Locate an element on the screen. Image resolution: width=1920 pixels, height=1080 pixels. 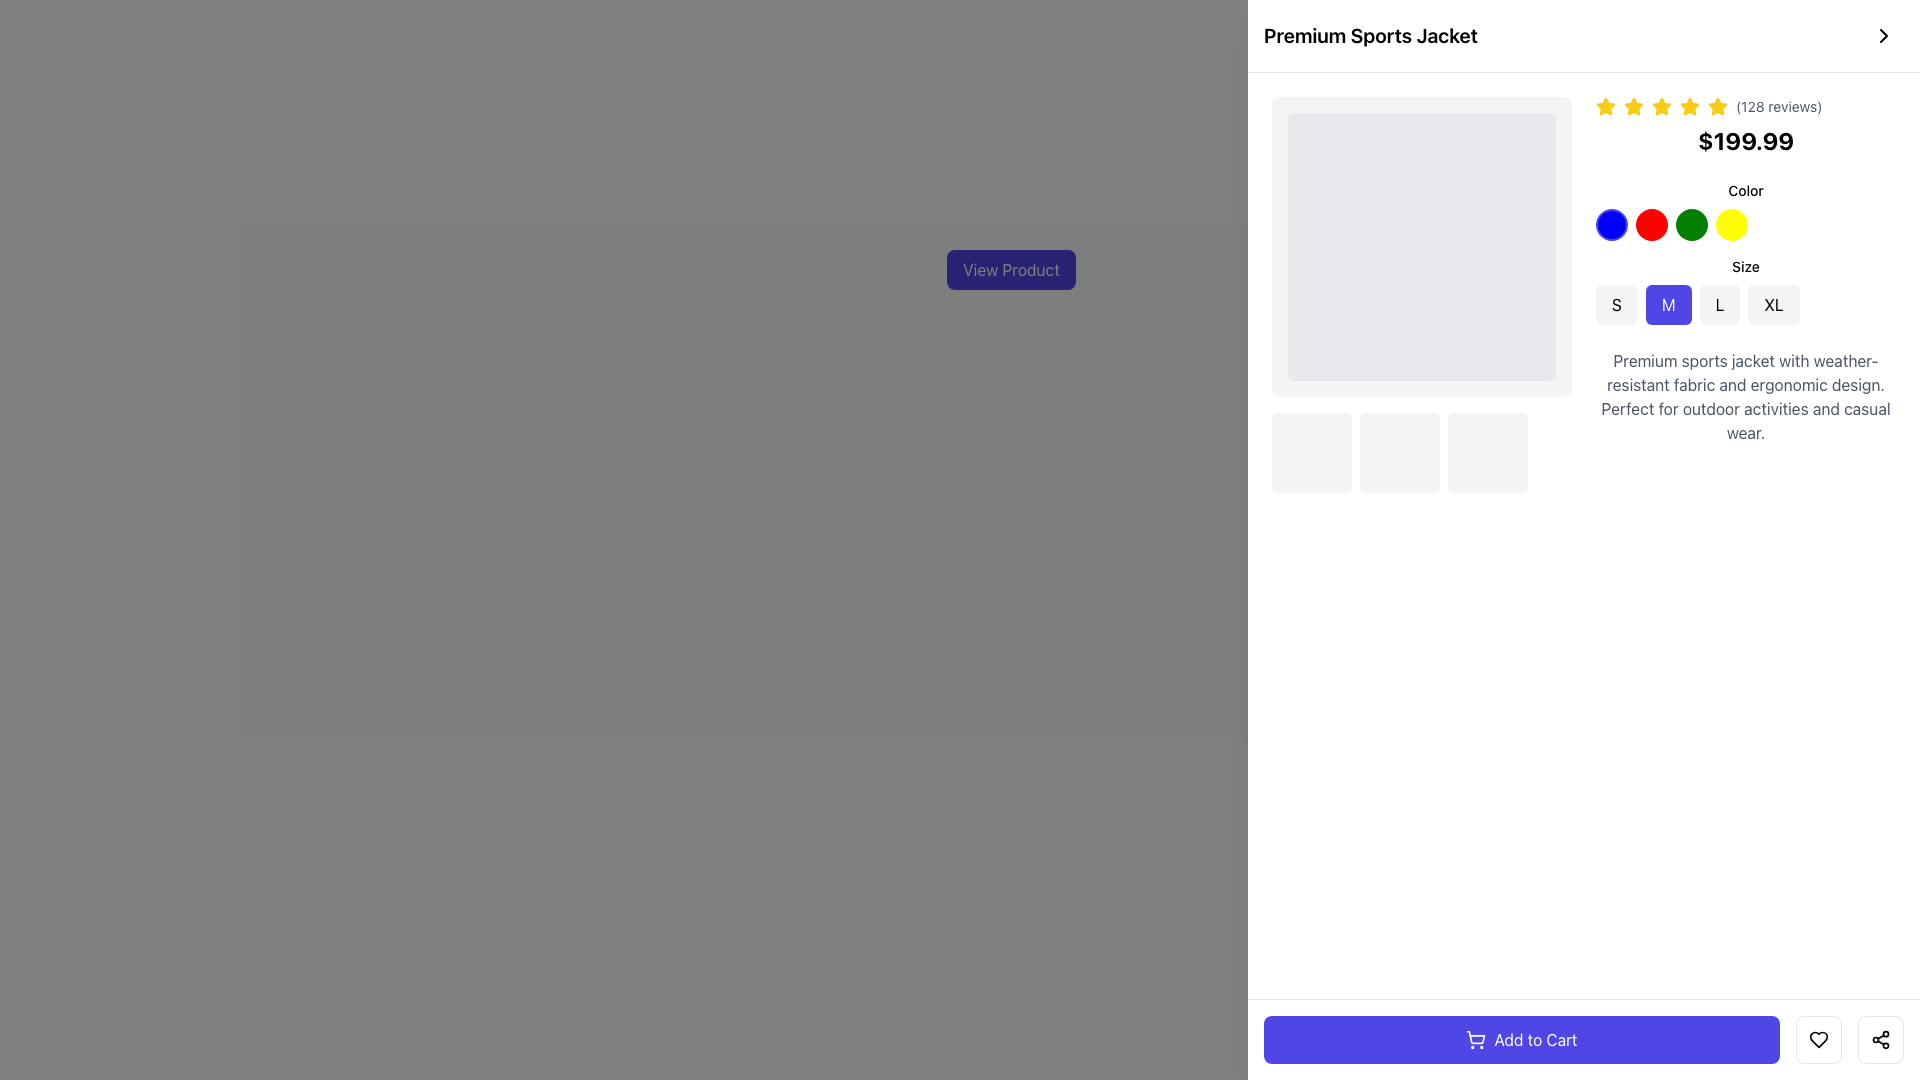
to select the red color variant from the second circular color option located under the 'Color' label in the right-side panel is located at coordinates (1651, 224).